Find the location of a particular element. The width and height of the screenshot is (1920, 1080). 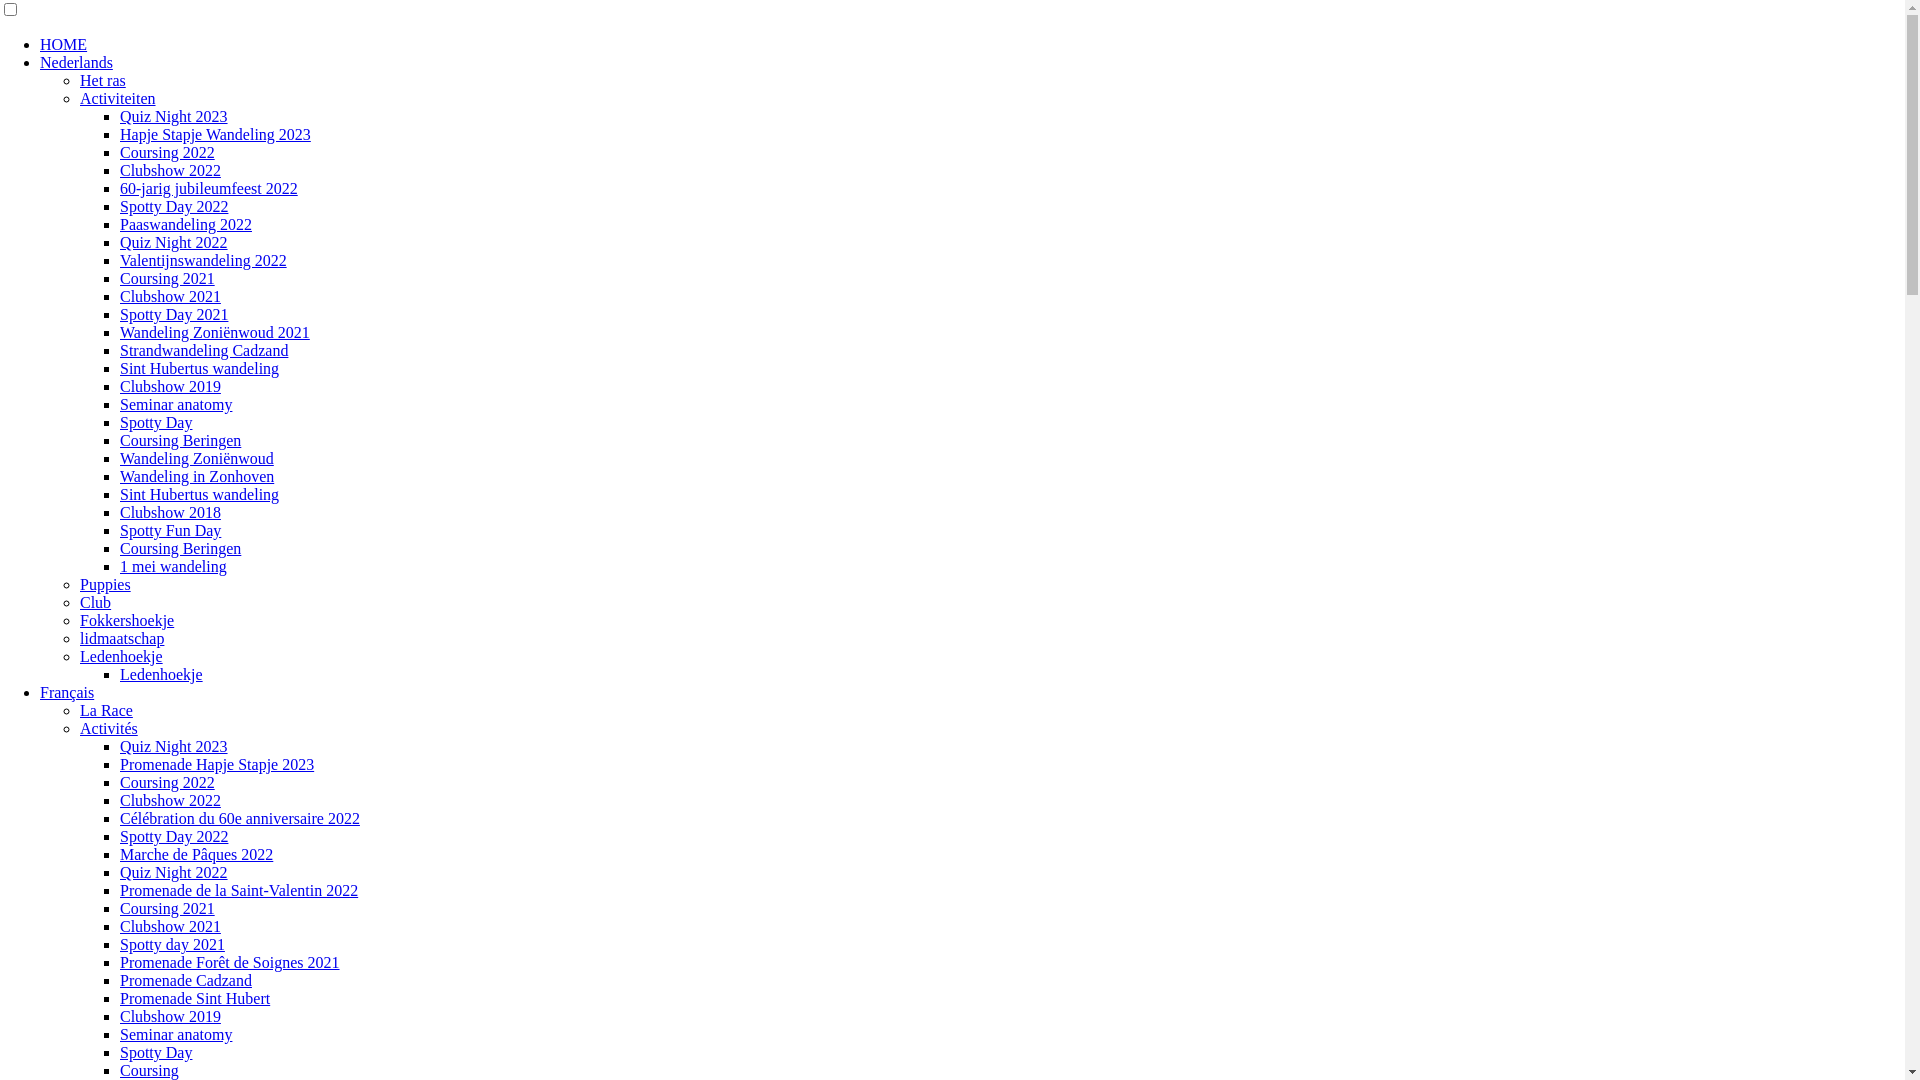

'Spotty Day 2021' is located at coordinates (173, 314).